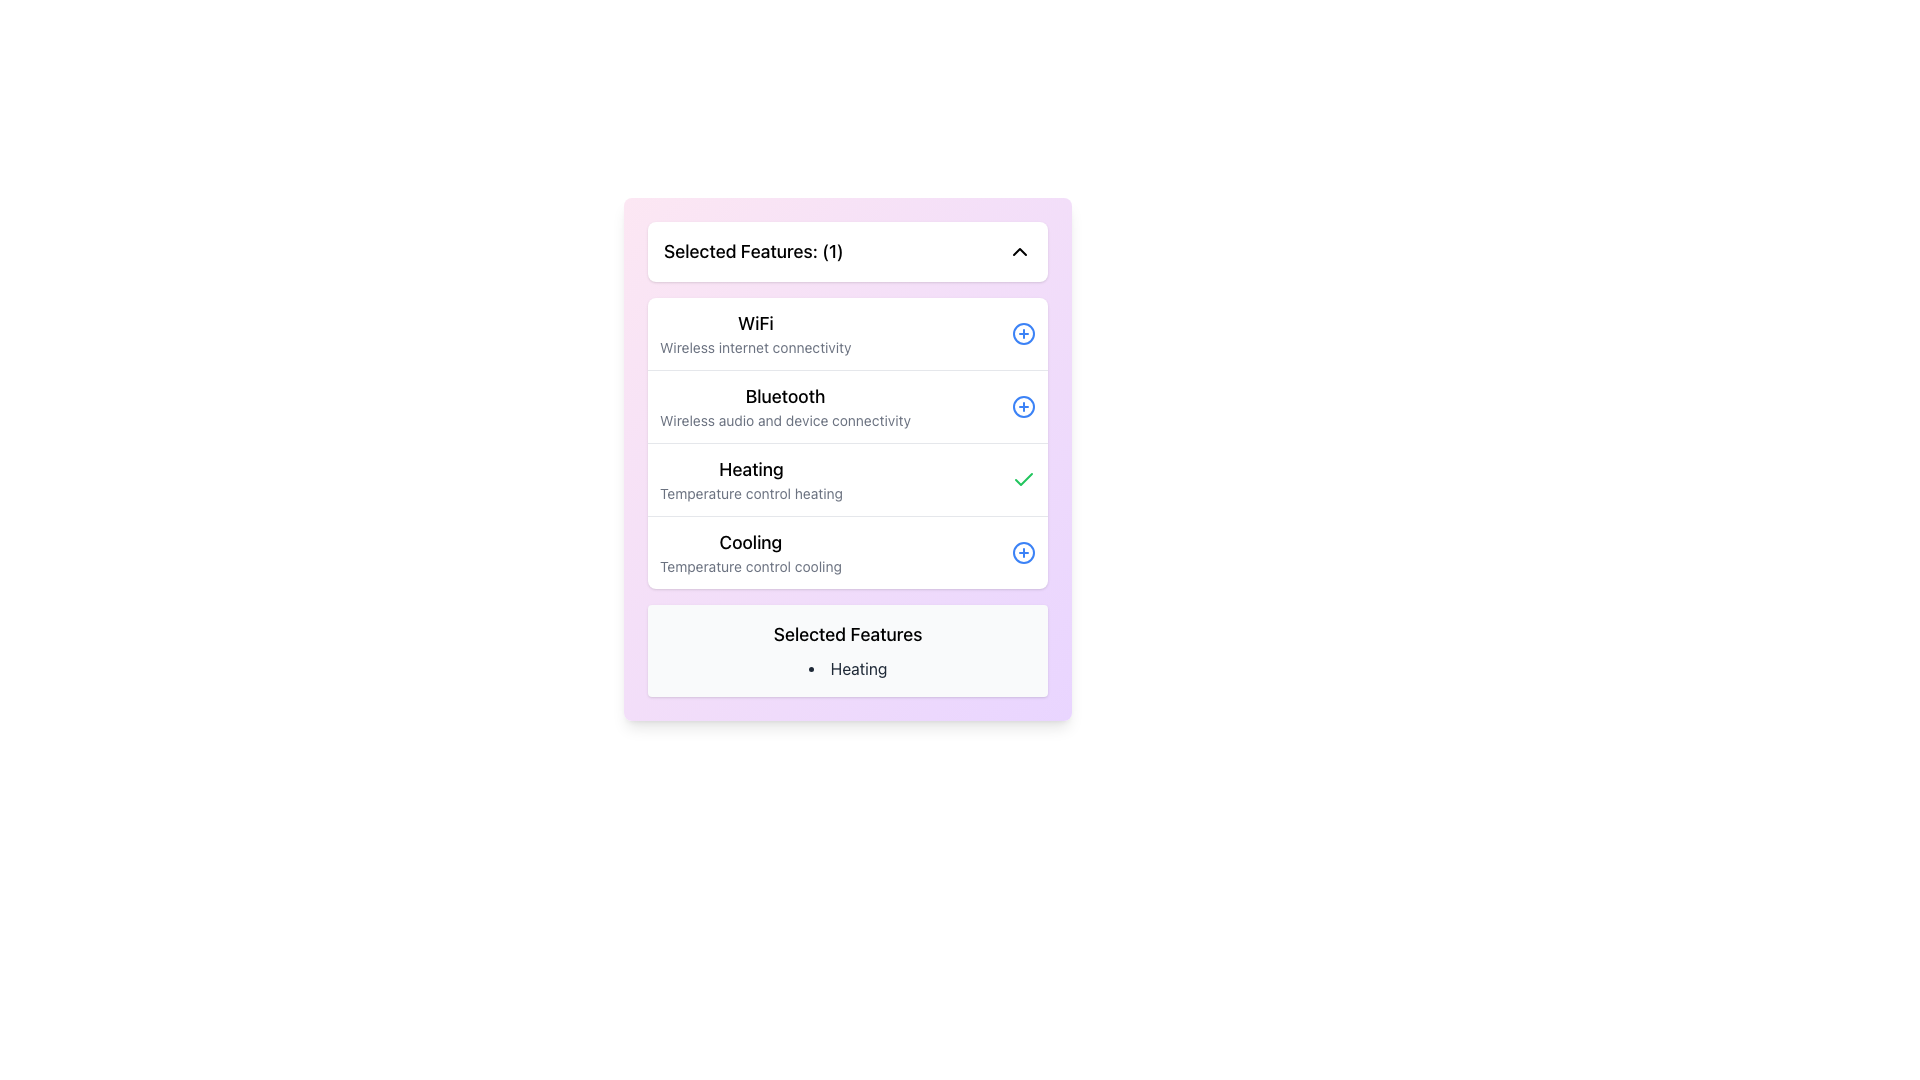 This screenshot has height=1080, width=1920. What do you see at coordinates (749, 567) in the screenshot?
I see `the Text Label that provides additional details about the 'Cooling' feature, located beneath the 'Cooling' heading` at bounding box center [749, 567].